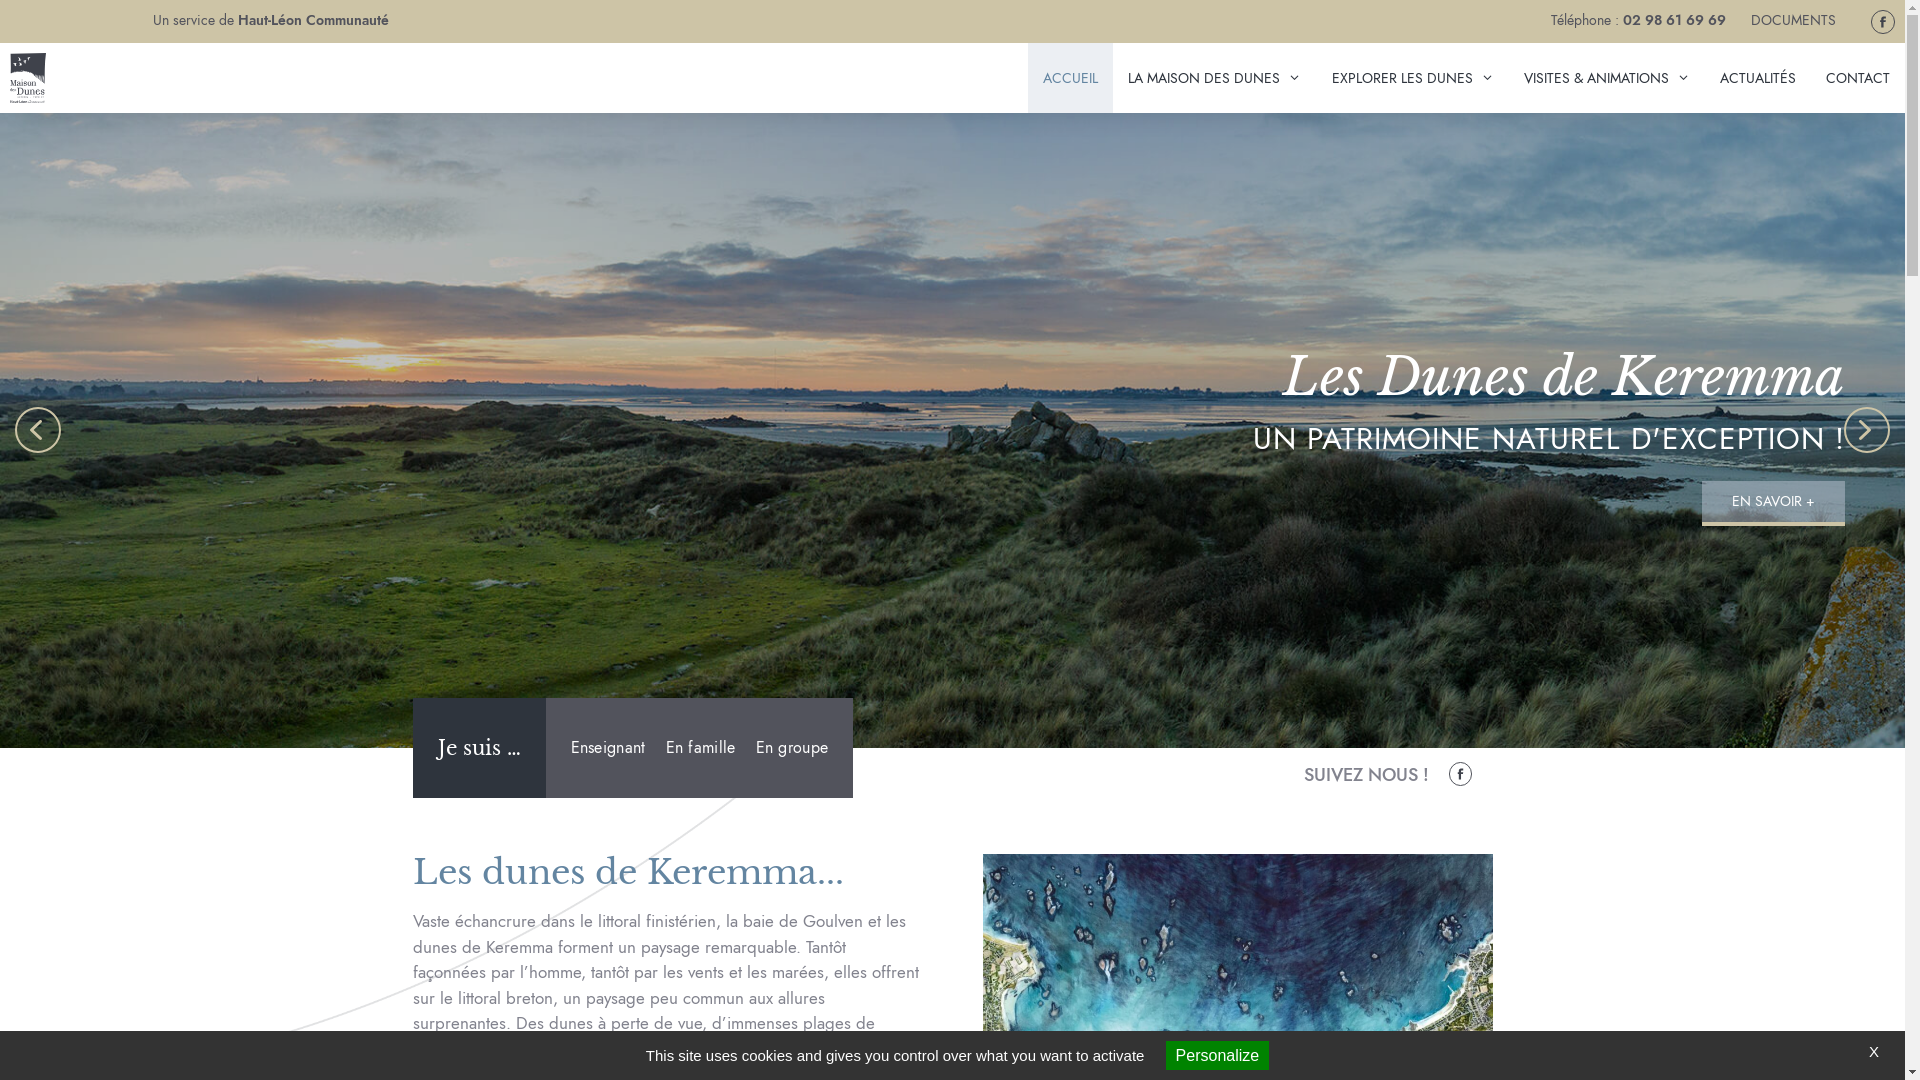 This screenshot has height=1080, width=1920. Describe the element at coordinates (1701, 500) in the screenshot. I see `'EN SAVOIR +'` at that location.